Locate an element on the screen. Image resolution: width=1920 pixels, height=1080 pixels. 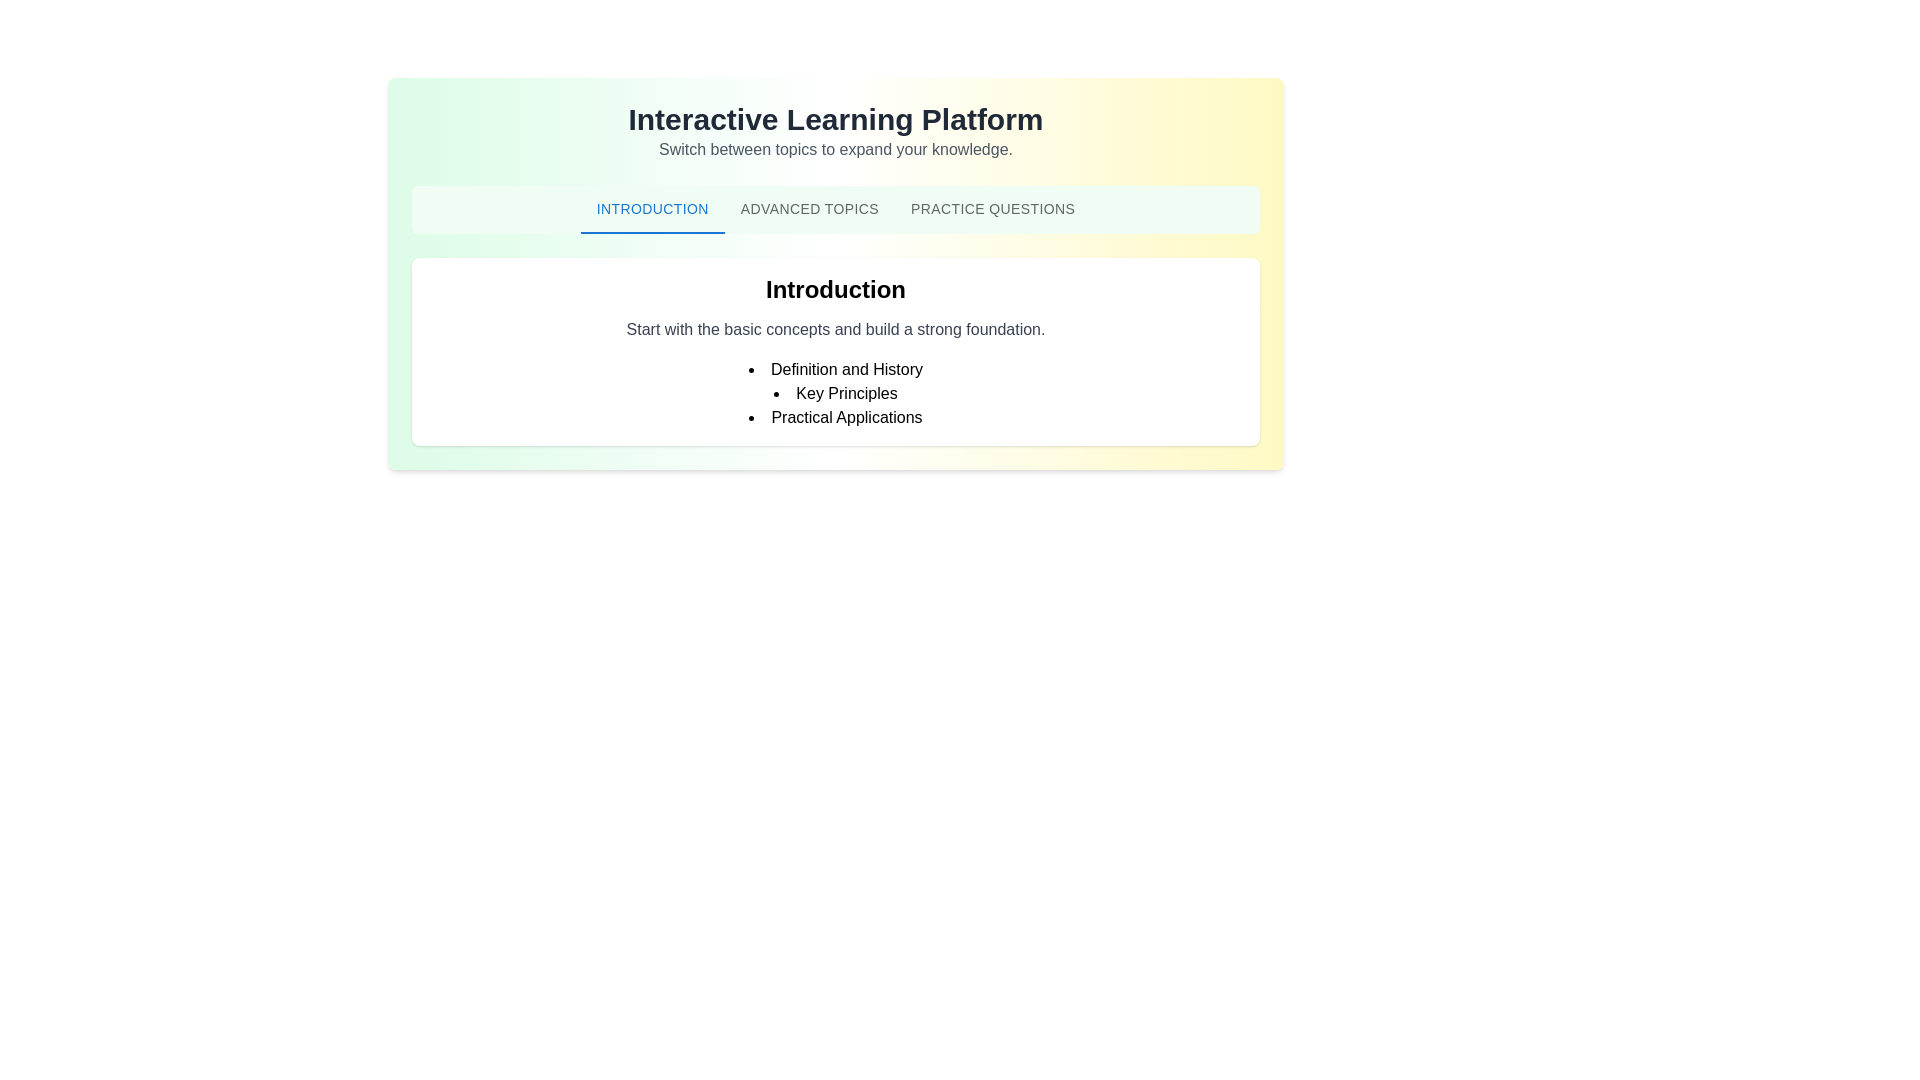
the 'Advanced Topics' tab, which is the second tab in a list of three tabs is located at coordinates (809, 209).